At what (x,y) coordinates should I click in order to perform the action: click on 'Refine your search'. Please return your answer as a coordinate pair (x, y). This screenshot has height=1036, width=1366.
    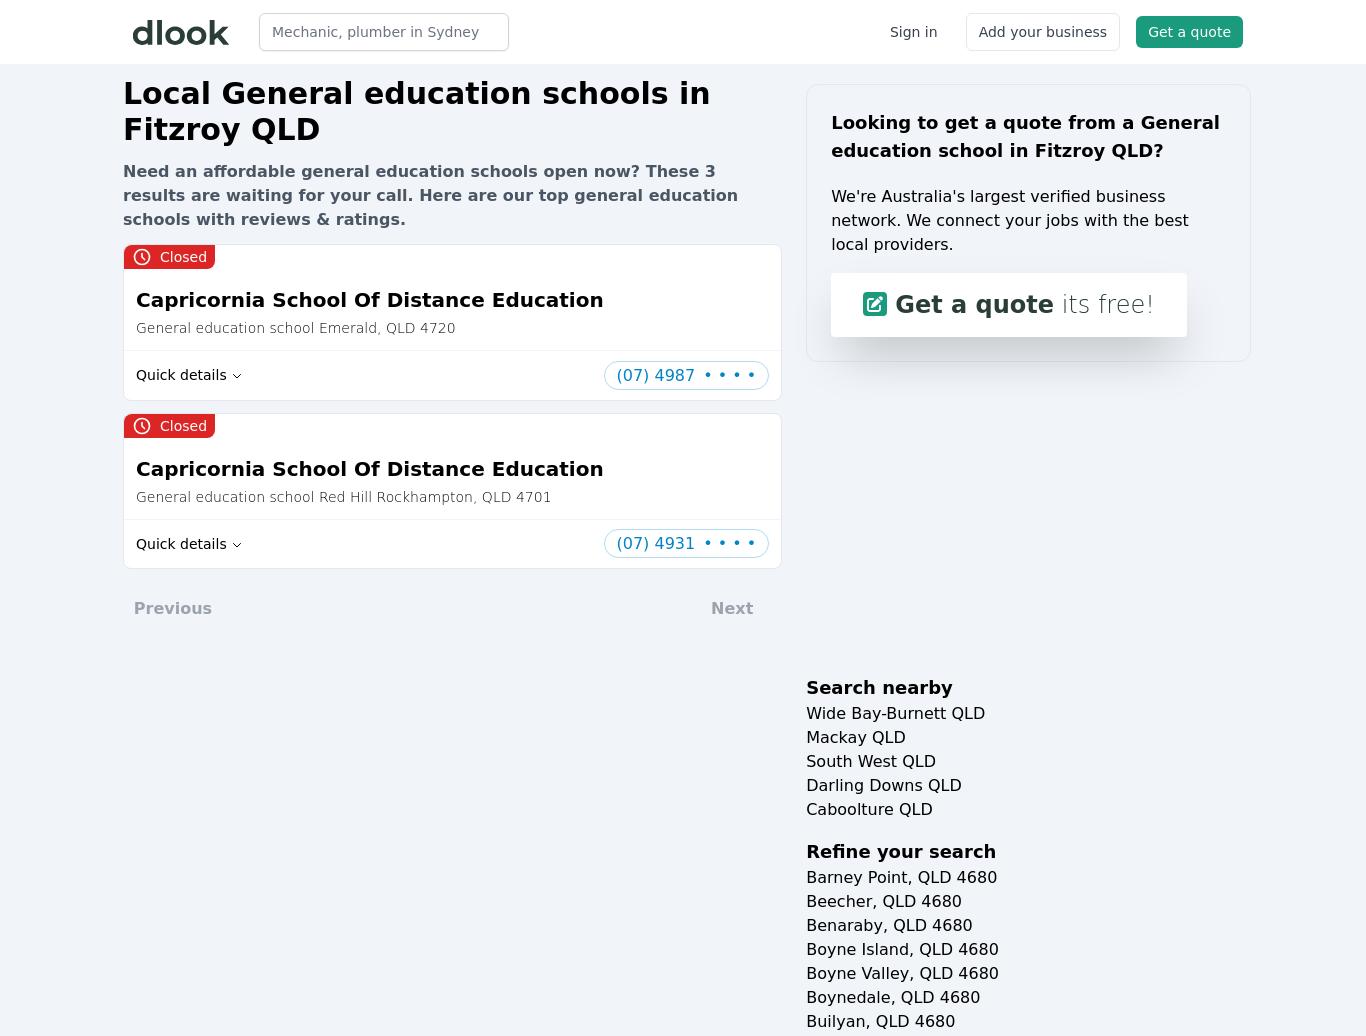
    Looking at the image, I should click on (900, 851).